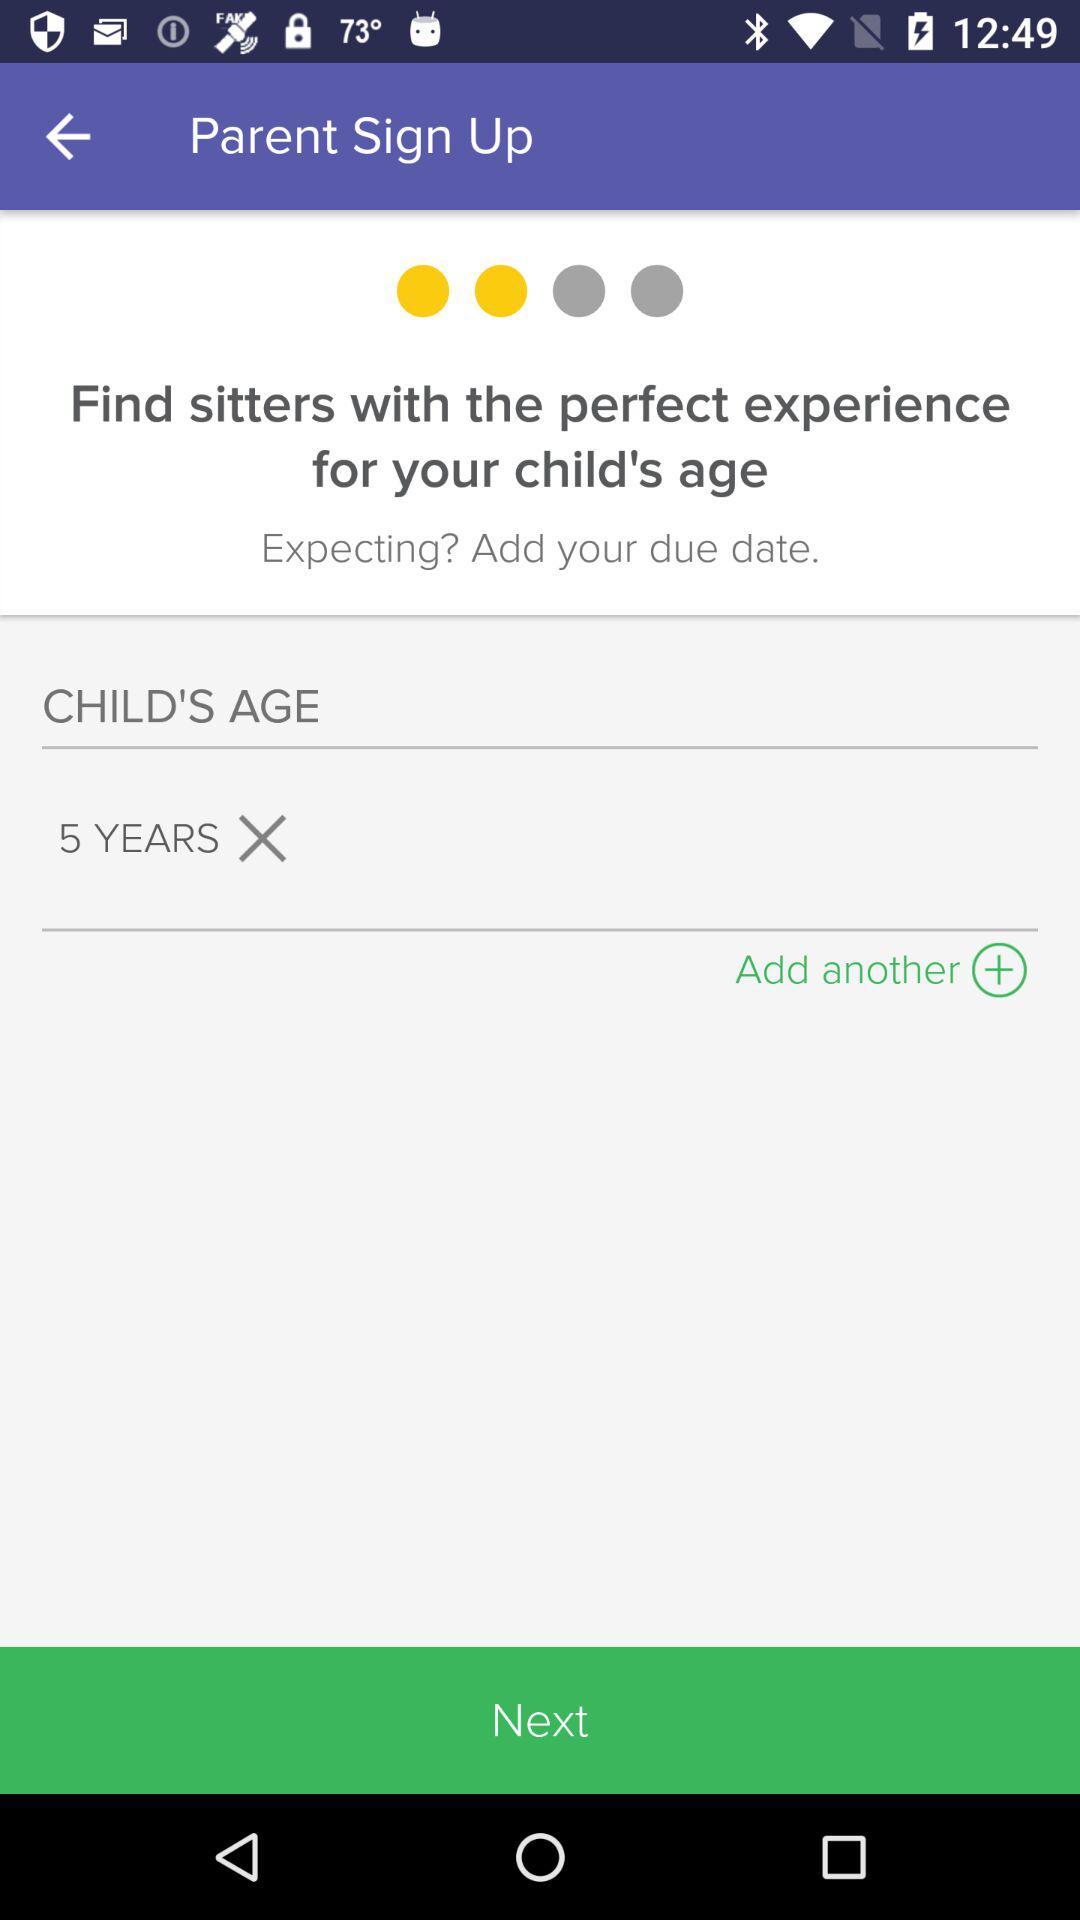 The image size is (1080, 1920). Describe the element at coordinates (880, 964) in the screenshot. I see `icon on the right` at that location.